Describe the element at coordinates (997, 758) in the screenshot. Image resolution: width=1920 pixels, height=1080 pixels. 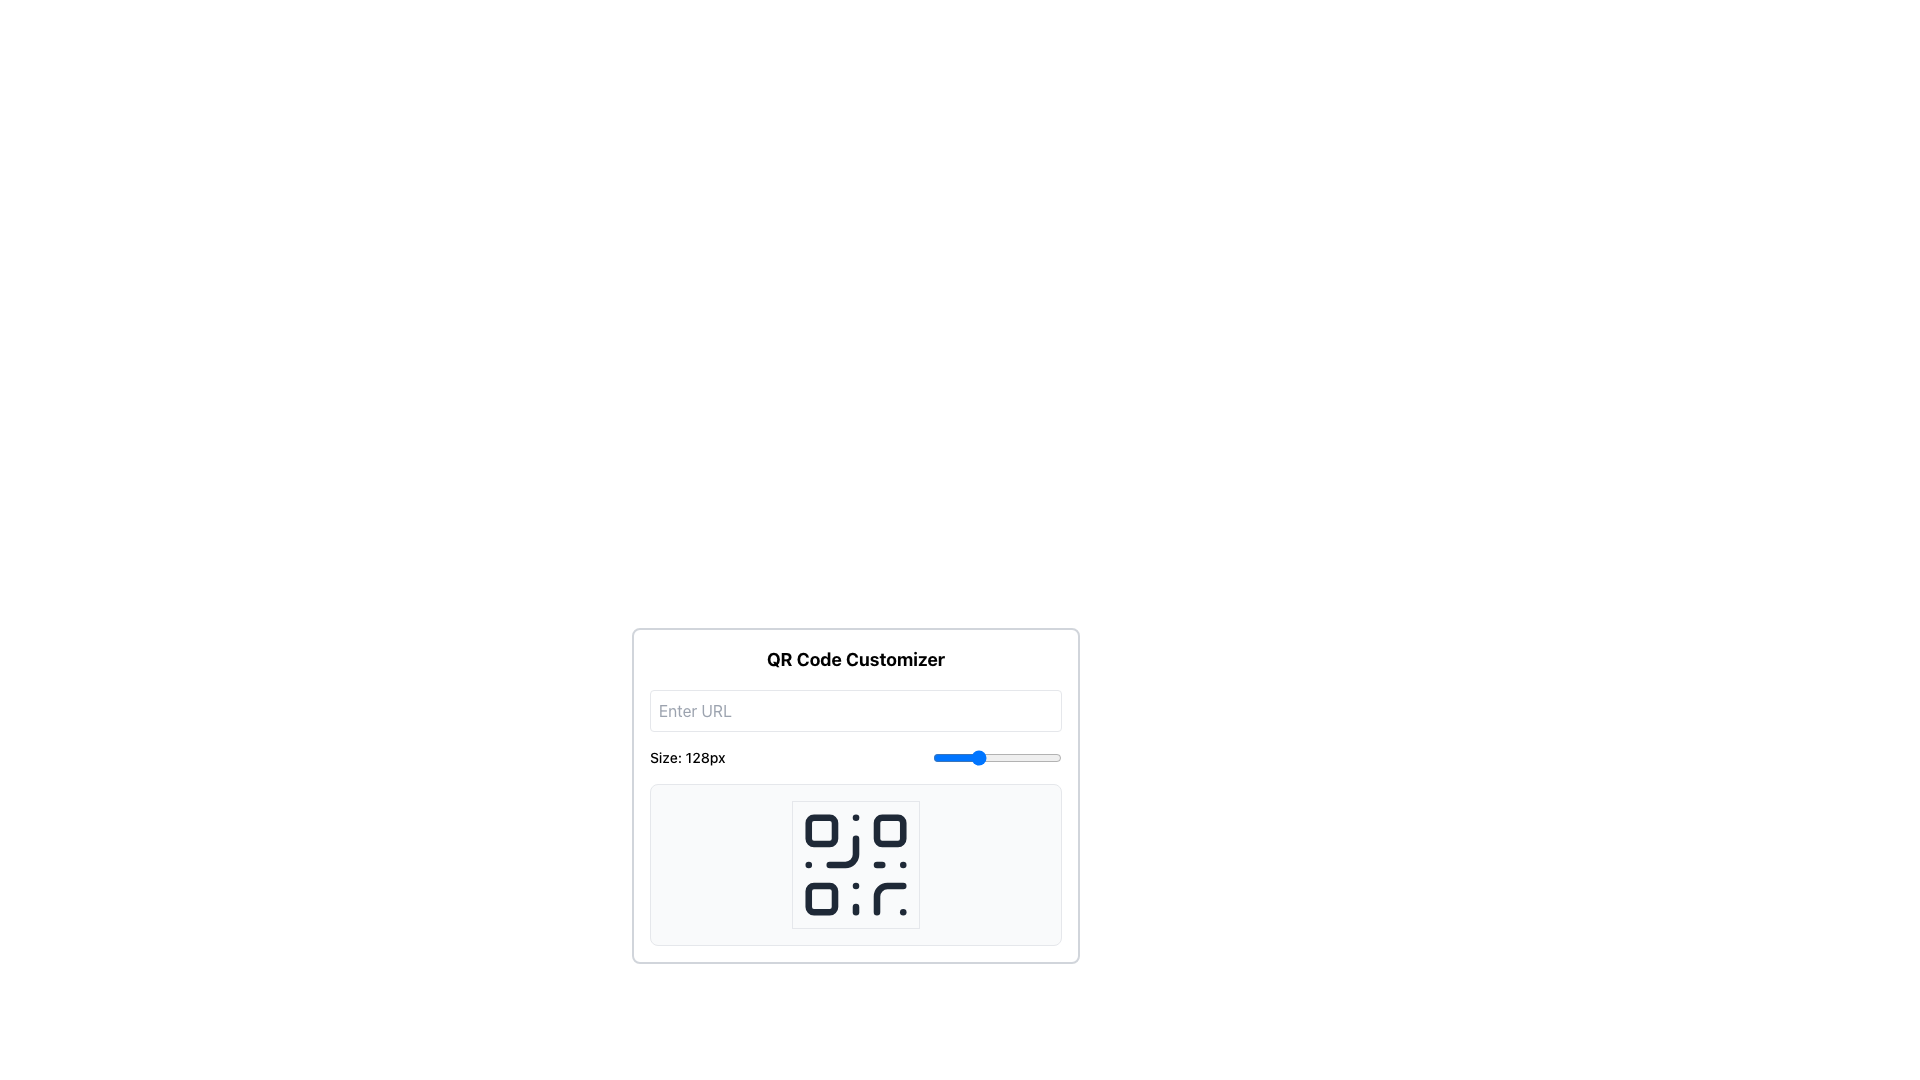
I see `and drag the blue circular handle of the horizontal slider located to the right of the text 'Size: 128px' within the 'QR Code Customizer' box to adjust the value` at that location.